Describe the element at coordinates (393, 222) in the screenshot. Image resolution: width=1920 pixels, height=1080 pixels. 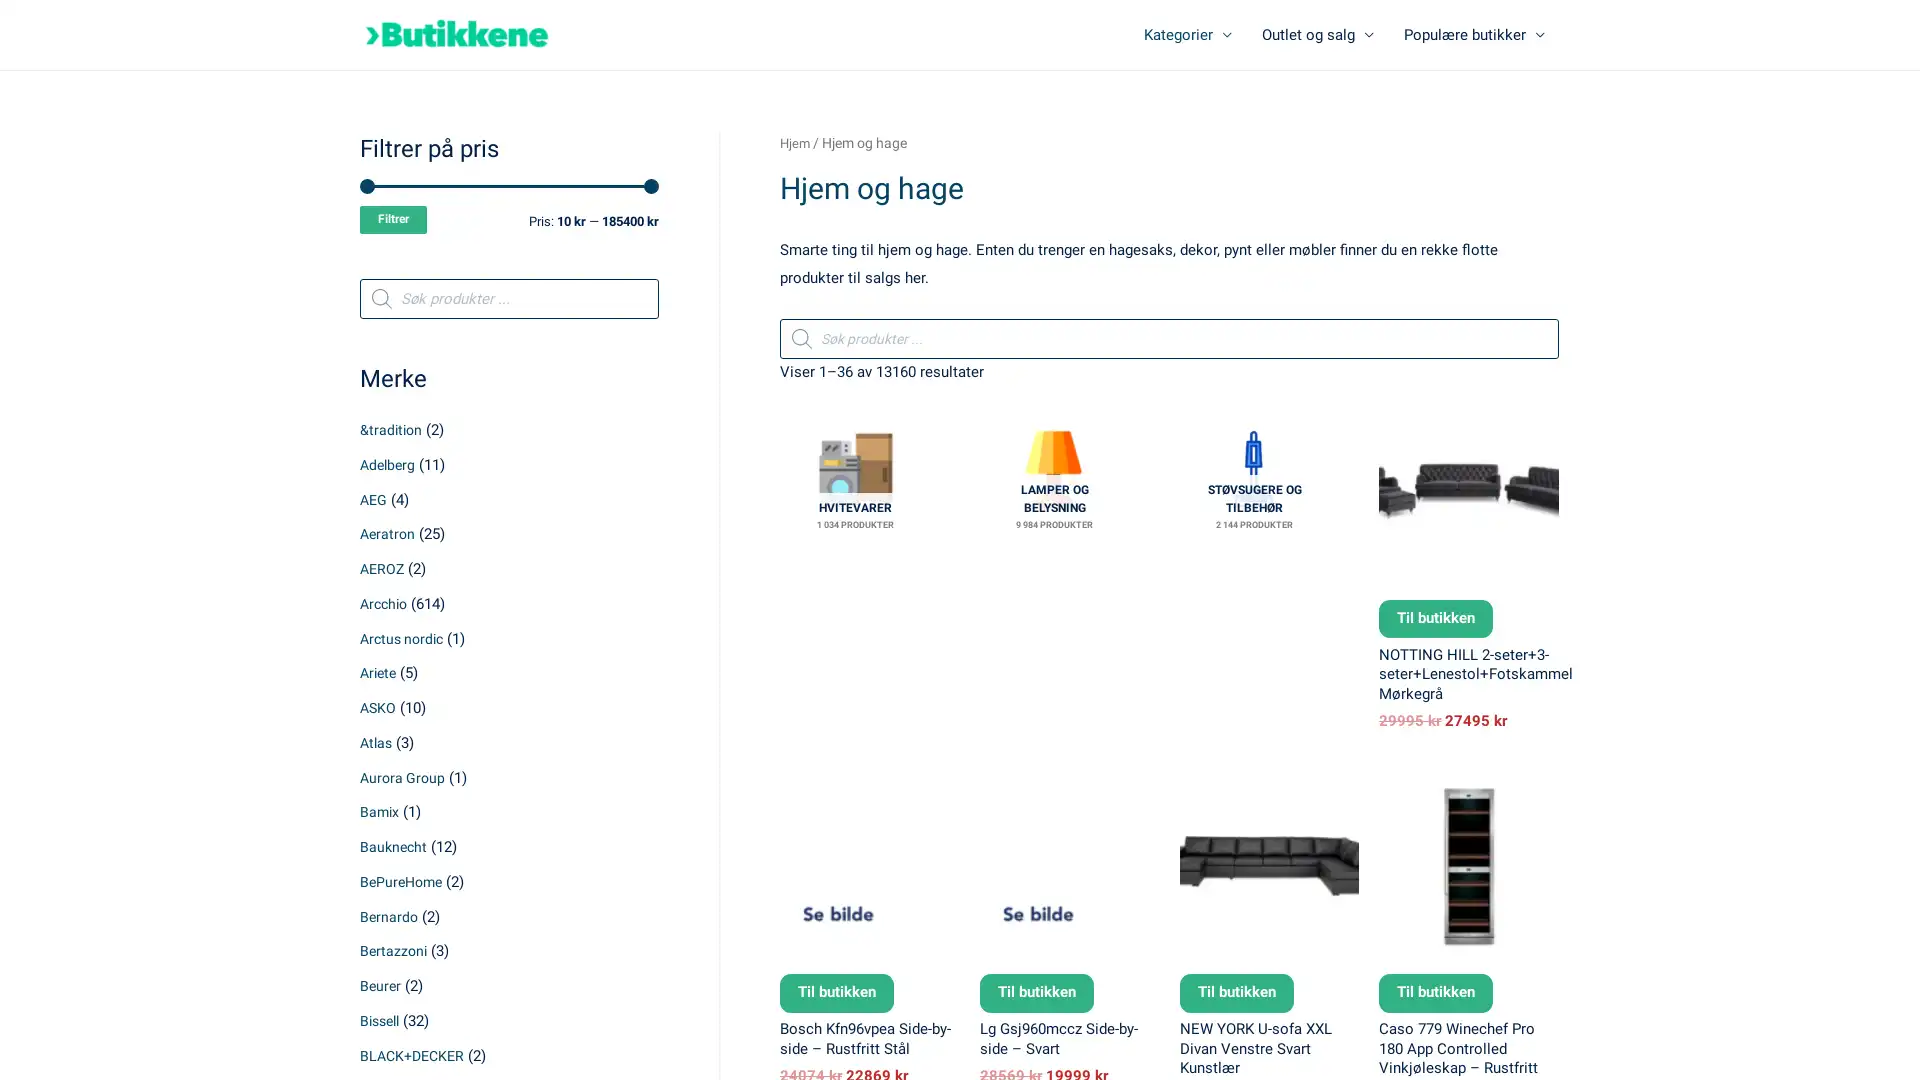
I see `Filtrer` at that location.